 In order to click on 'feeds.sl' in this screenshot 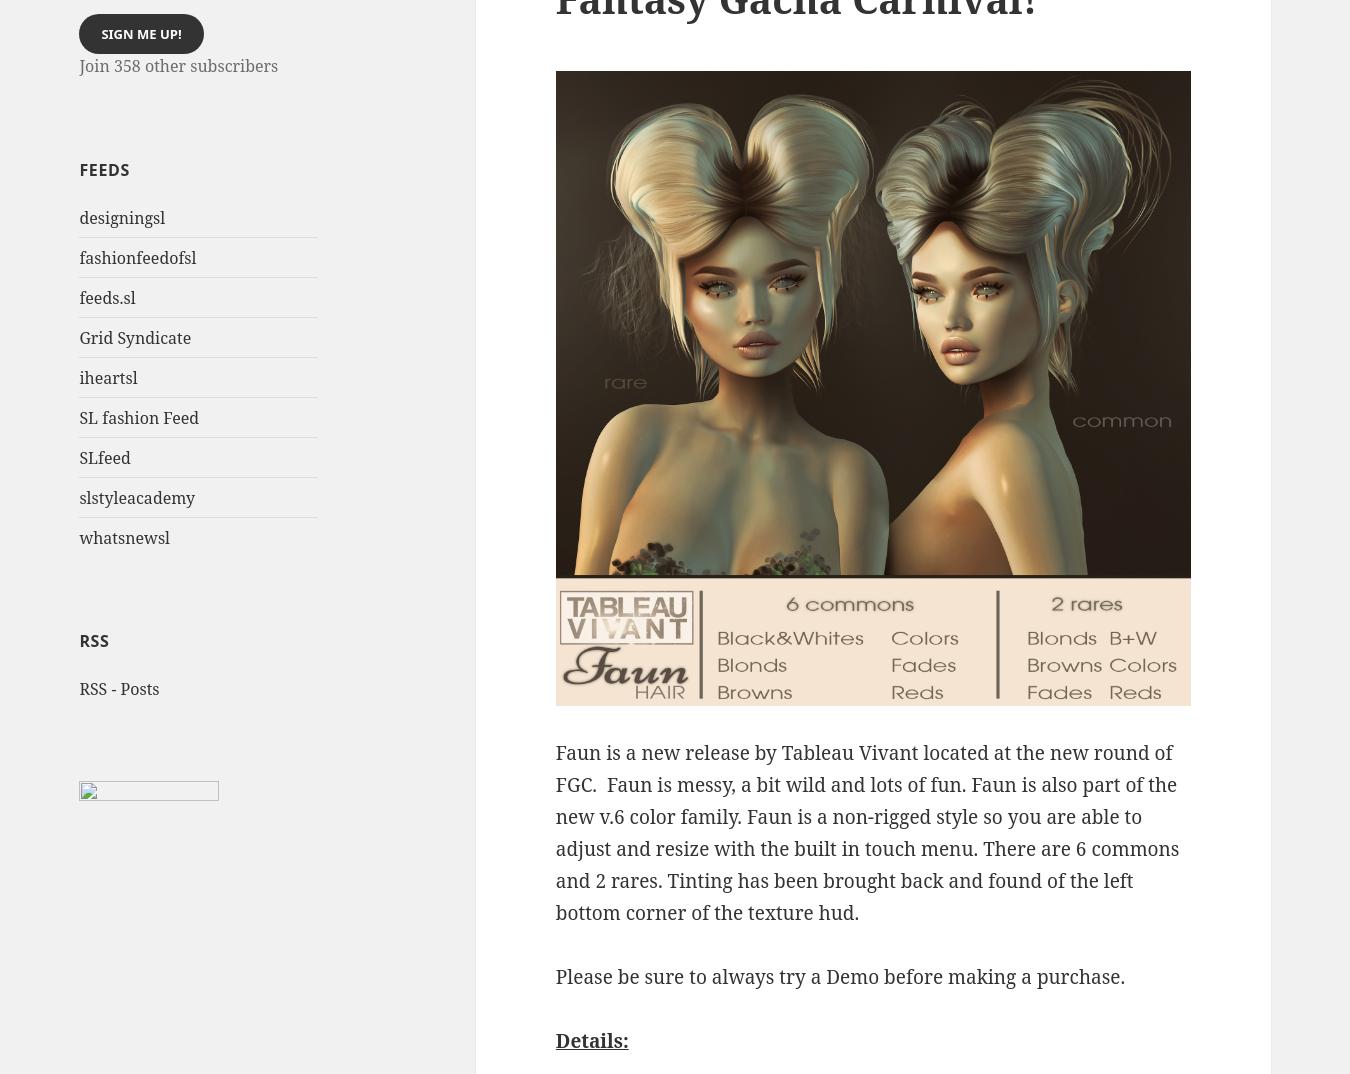, I will do `click(106, 296)`.